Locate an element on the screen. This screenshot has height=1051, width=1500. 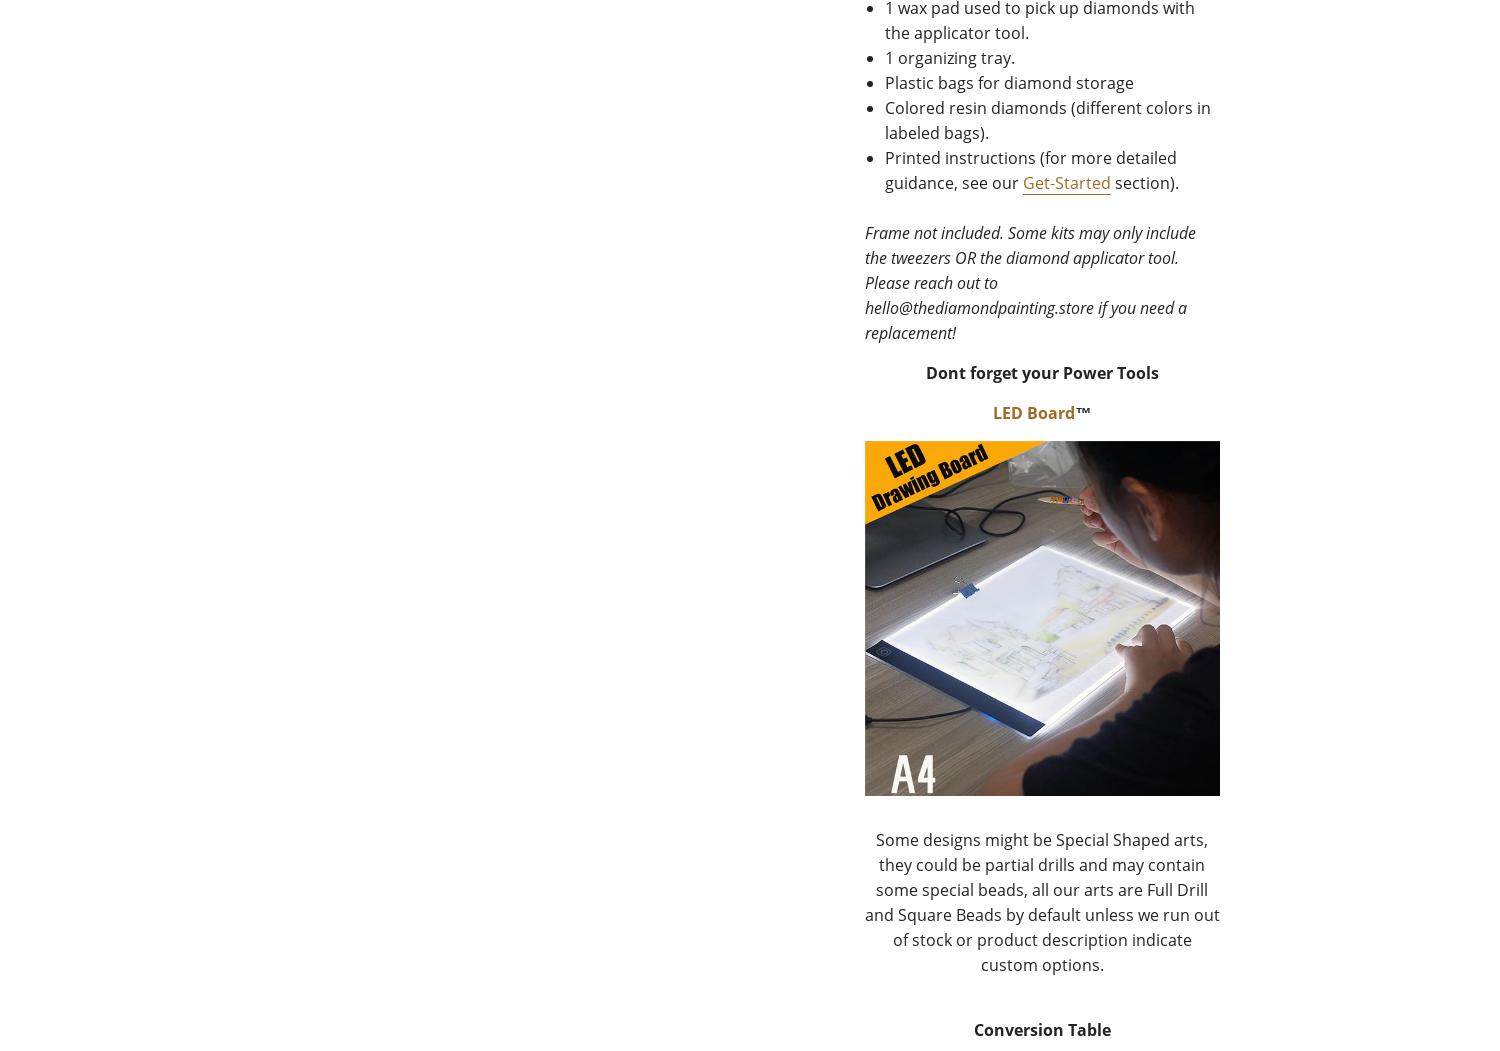
'Plastic bags for diamond storage' is located at coordinates (883, 83).